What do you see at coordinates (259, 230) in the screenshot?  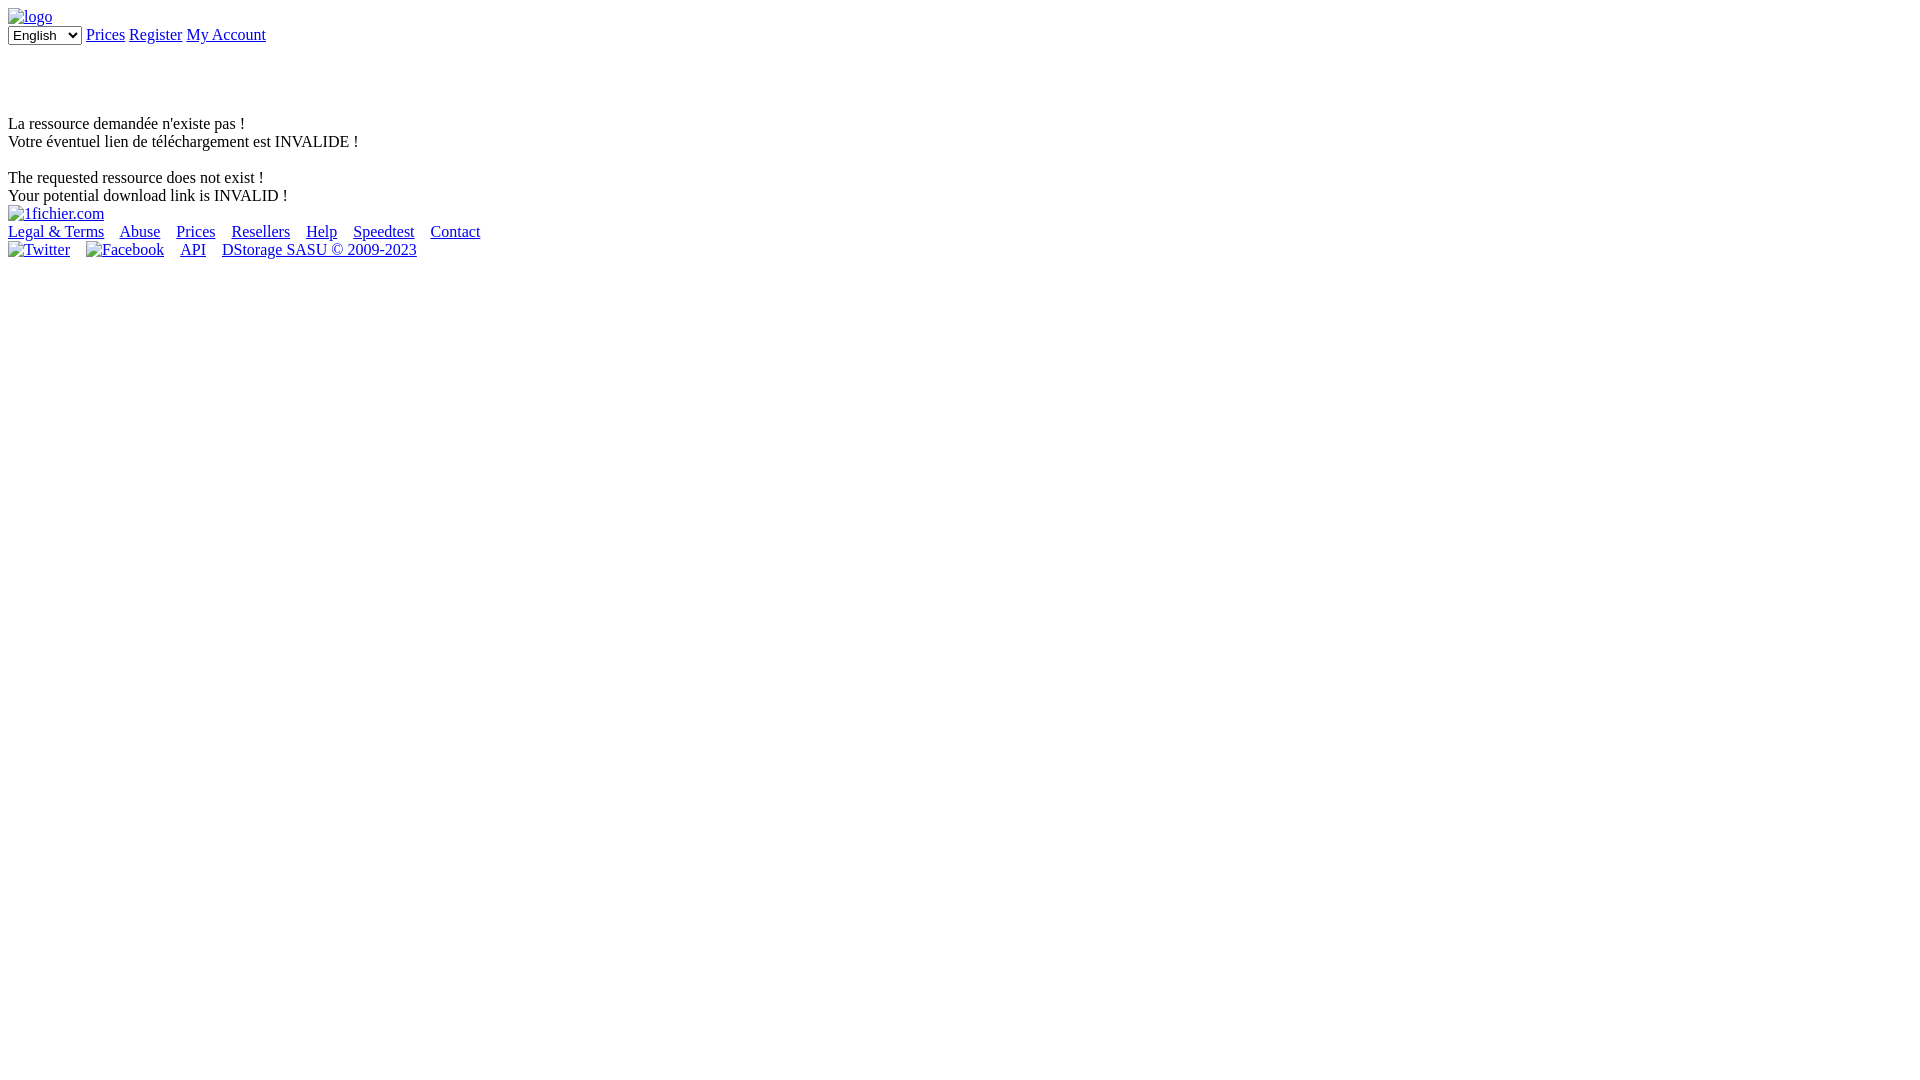 I see `'Resellers'` at bounding box center [259, 230].